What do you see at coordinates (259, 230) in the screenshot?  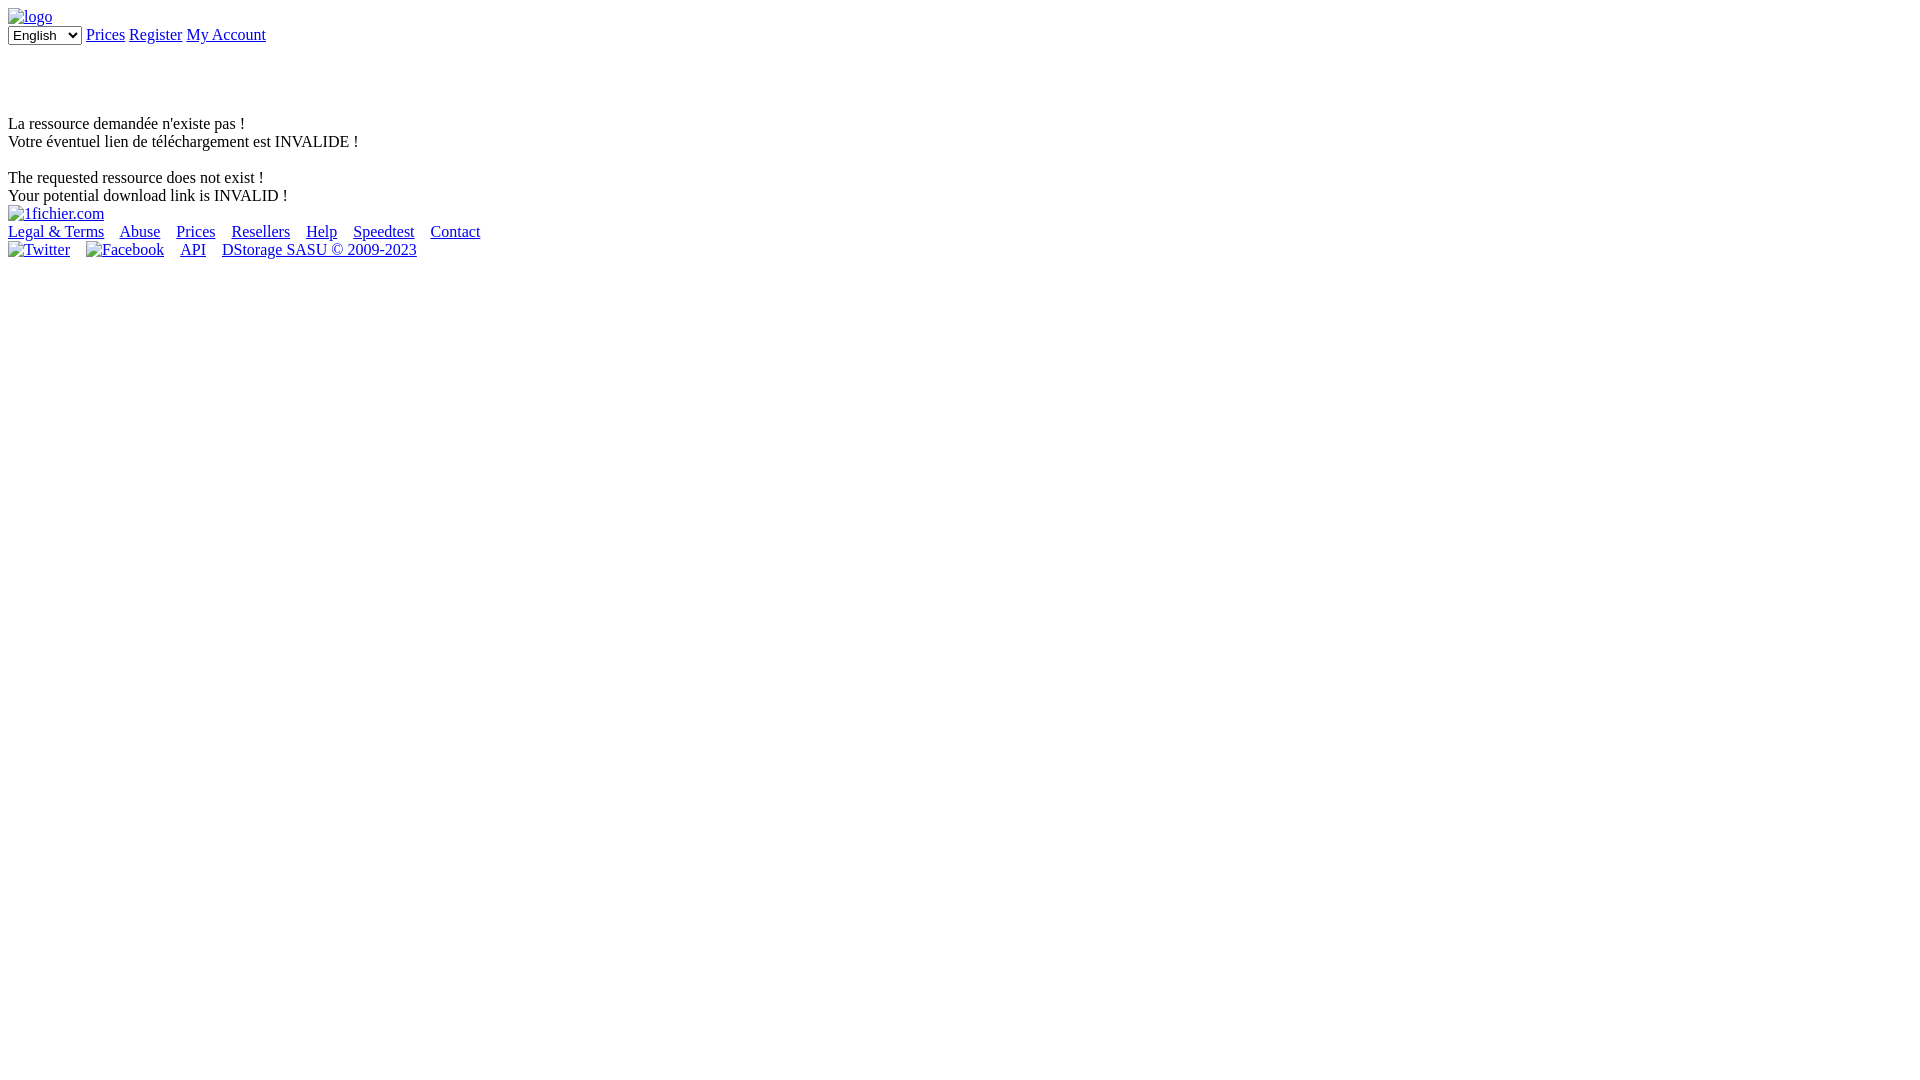 I see `'Resellers'` at bounding box center [259, 230].